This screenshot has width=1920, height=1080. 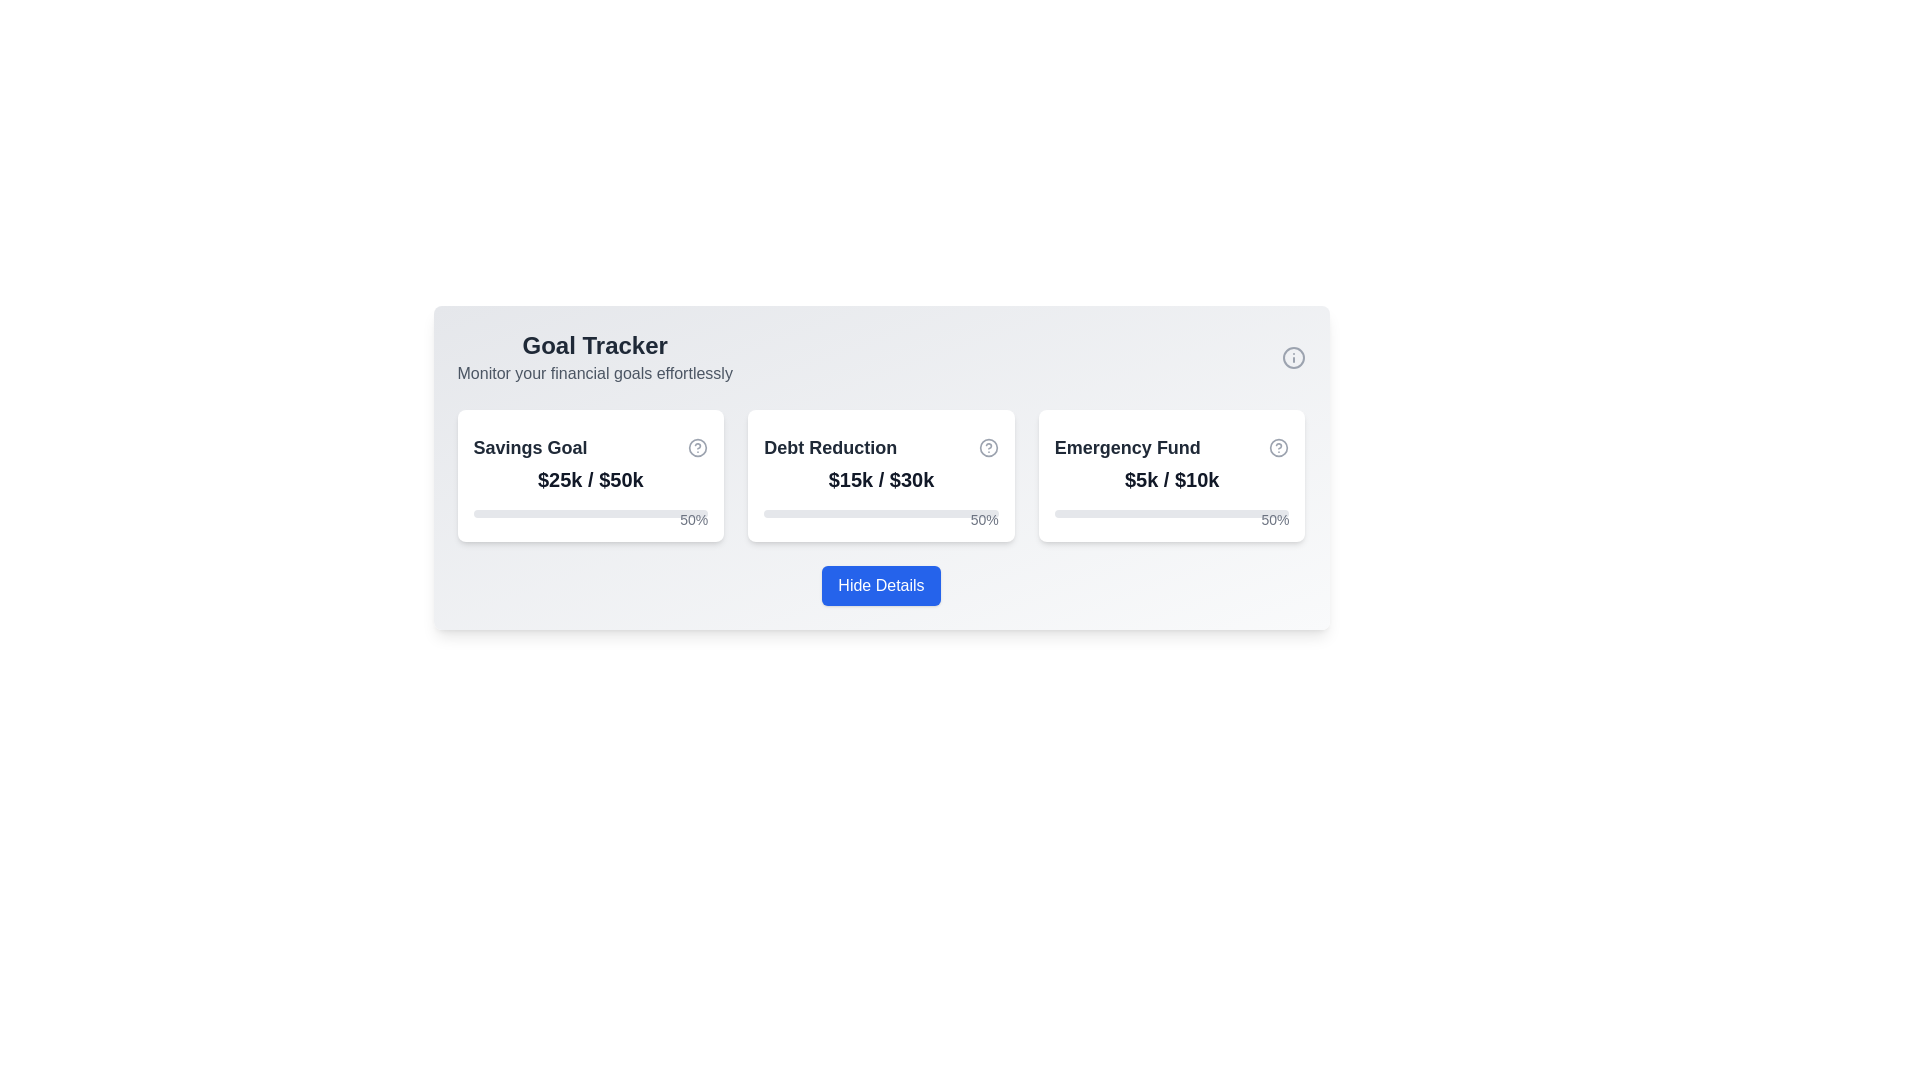 What do you see at coordinates (1278, 446) in the screenshot?
I see `the decorative SVG Circle that represents the circular part of the 'help' styled icon located in the top-right corner of the 'Emergency Fund' card` at bounding box center [1278, 446].